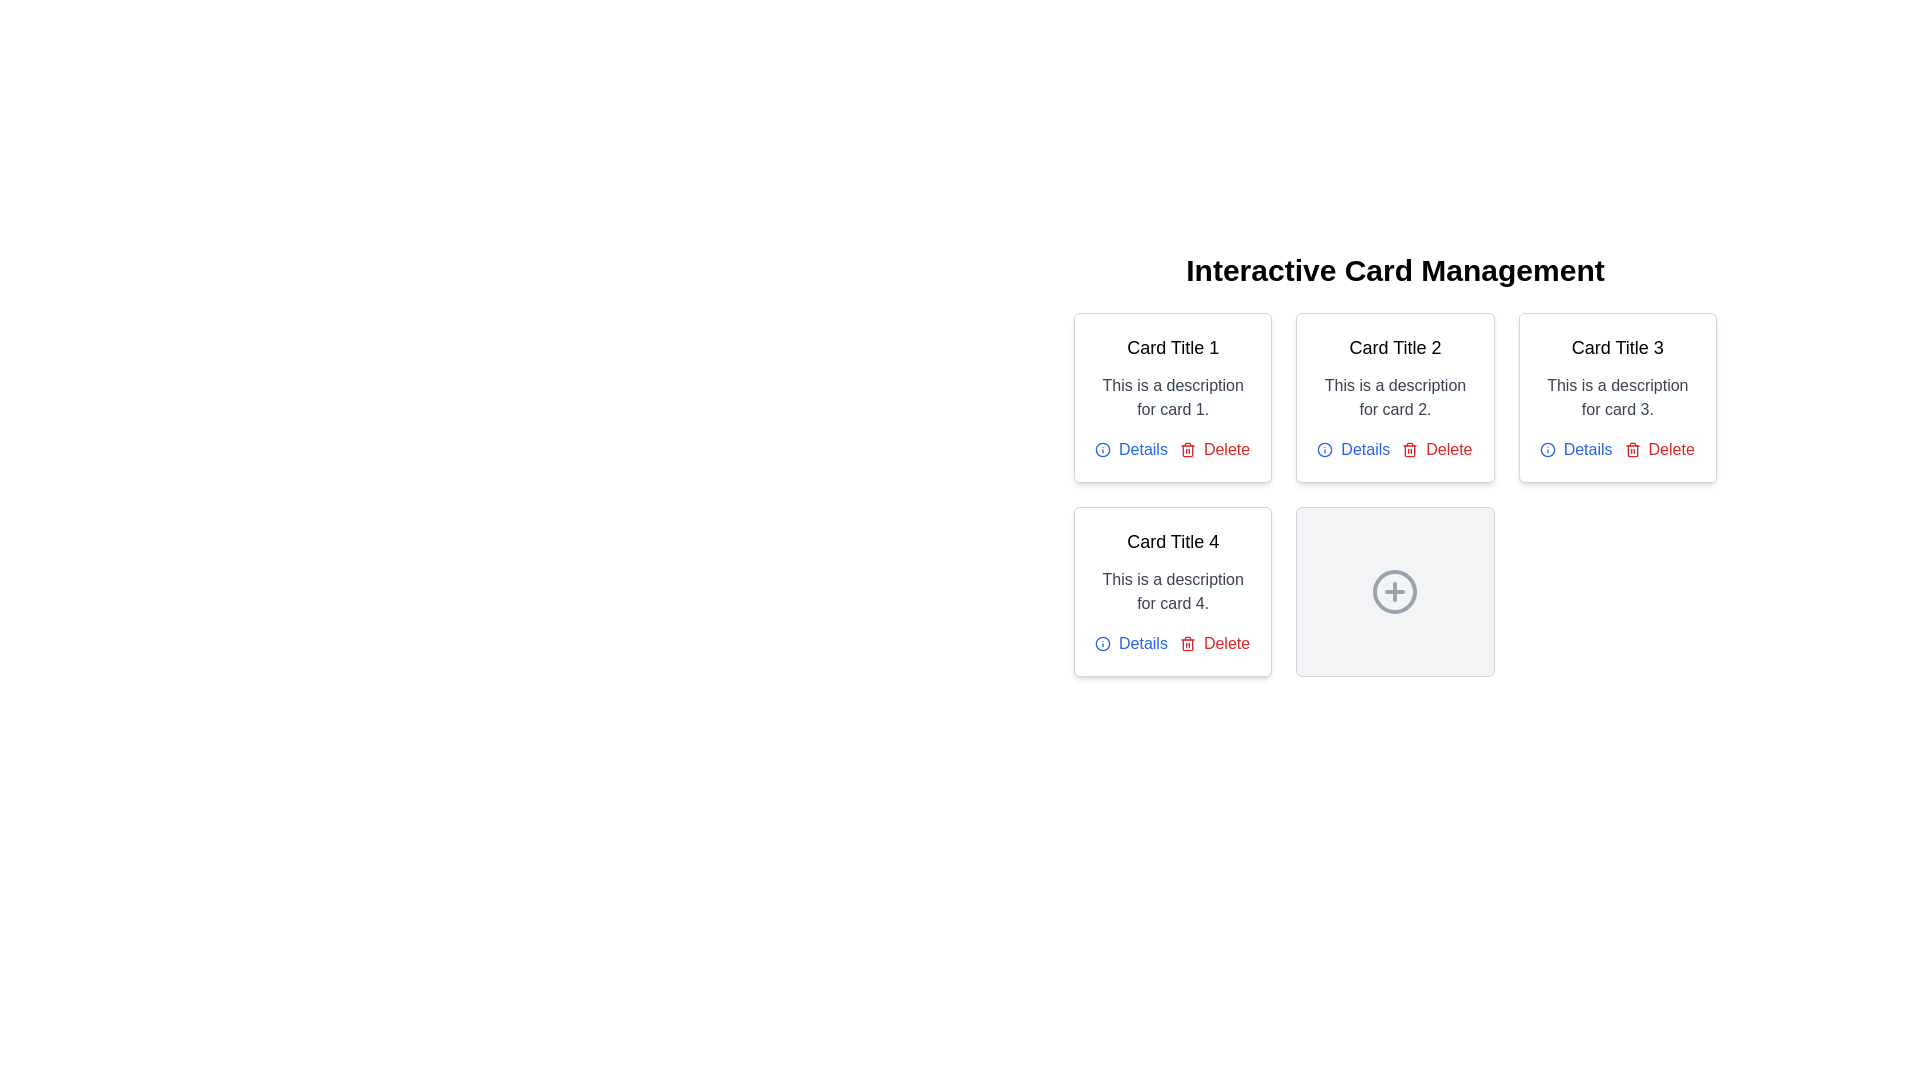 This screenshot has width=1920, height=1080. Describe the element at coordinates (1617, 450) in the screenshot. I see `the 'Details' link, which is styled in blue and located at the bottom section of the card titled 'Card Title 3'` at that location.